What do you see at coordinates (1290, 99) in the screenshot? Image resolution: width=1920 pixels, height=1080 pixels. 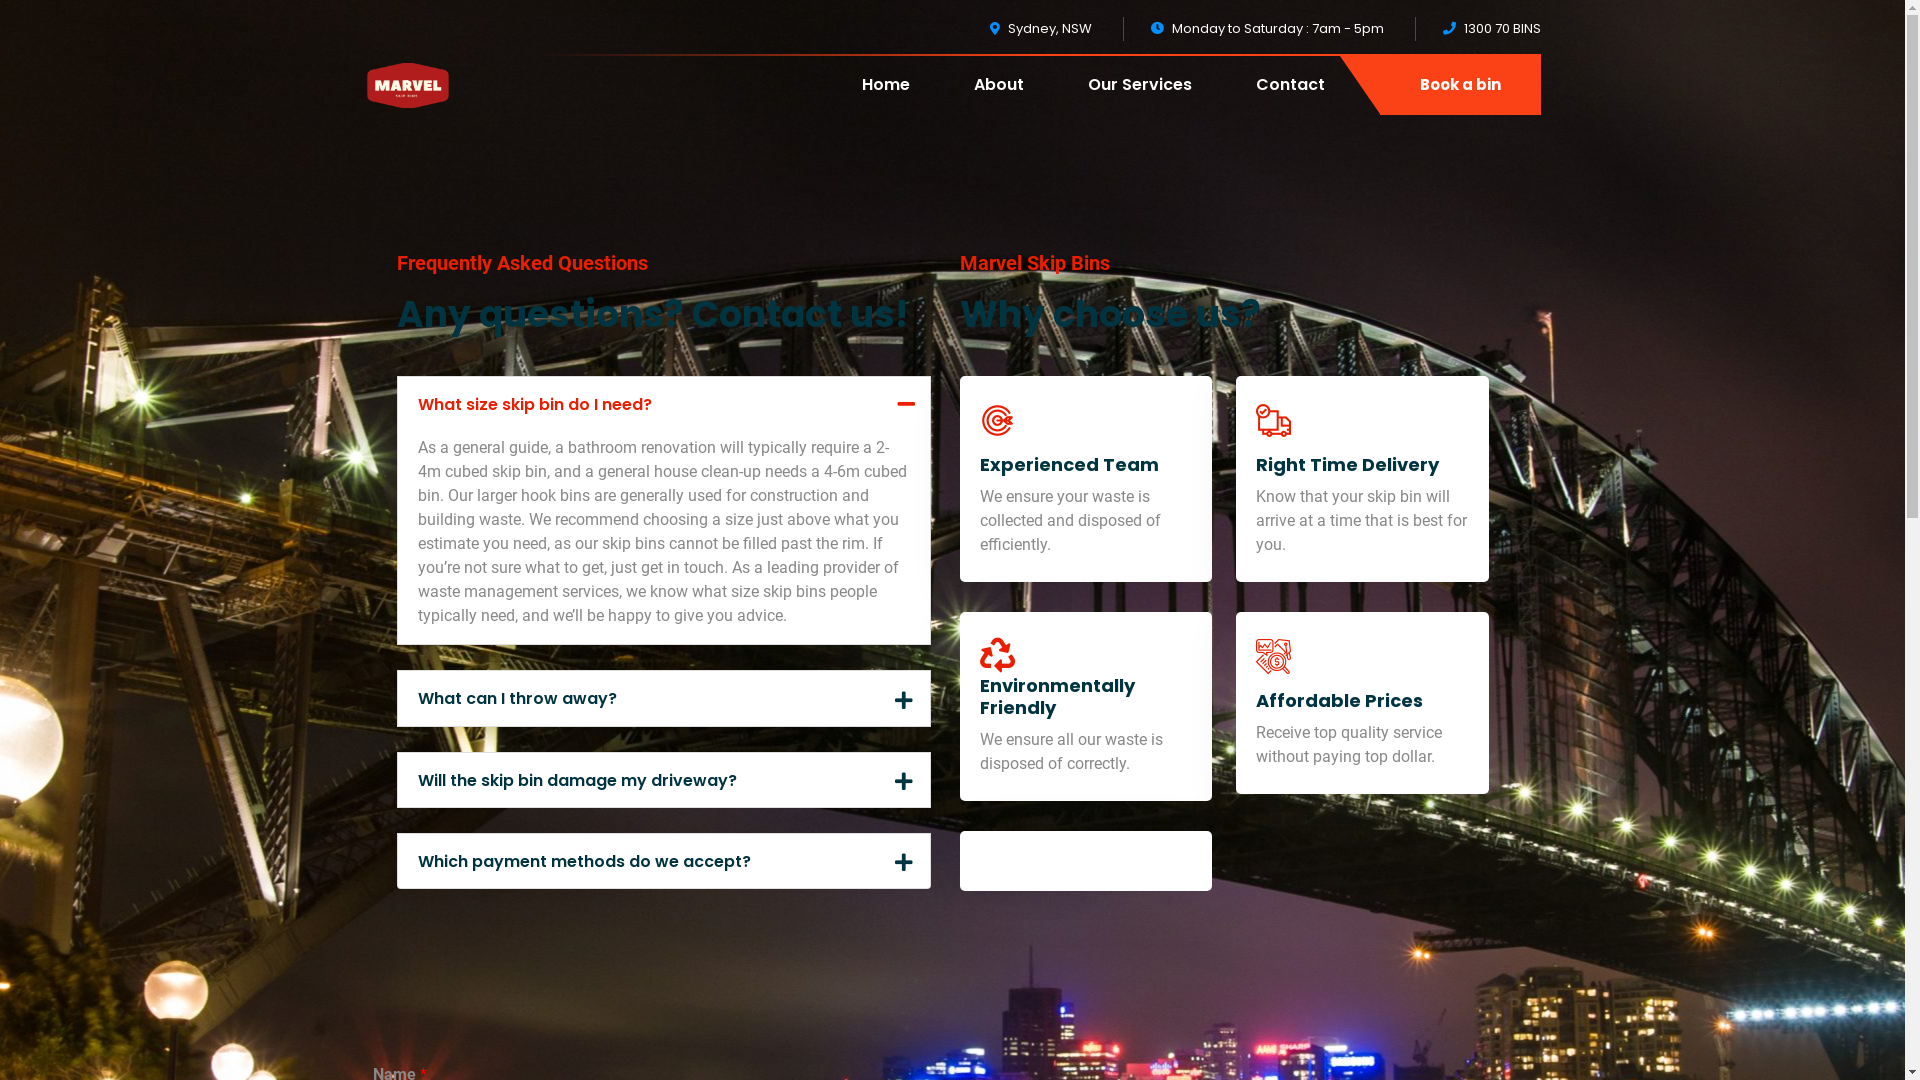 I see `'Contact'` at bounding box center [1290, 99].